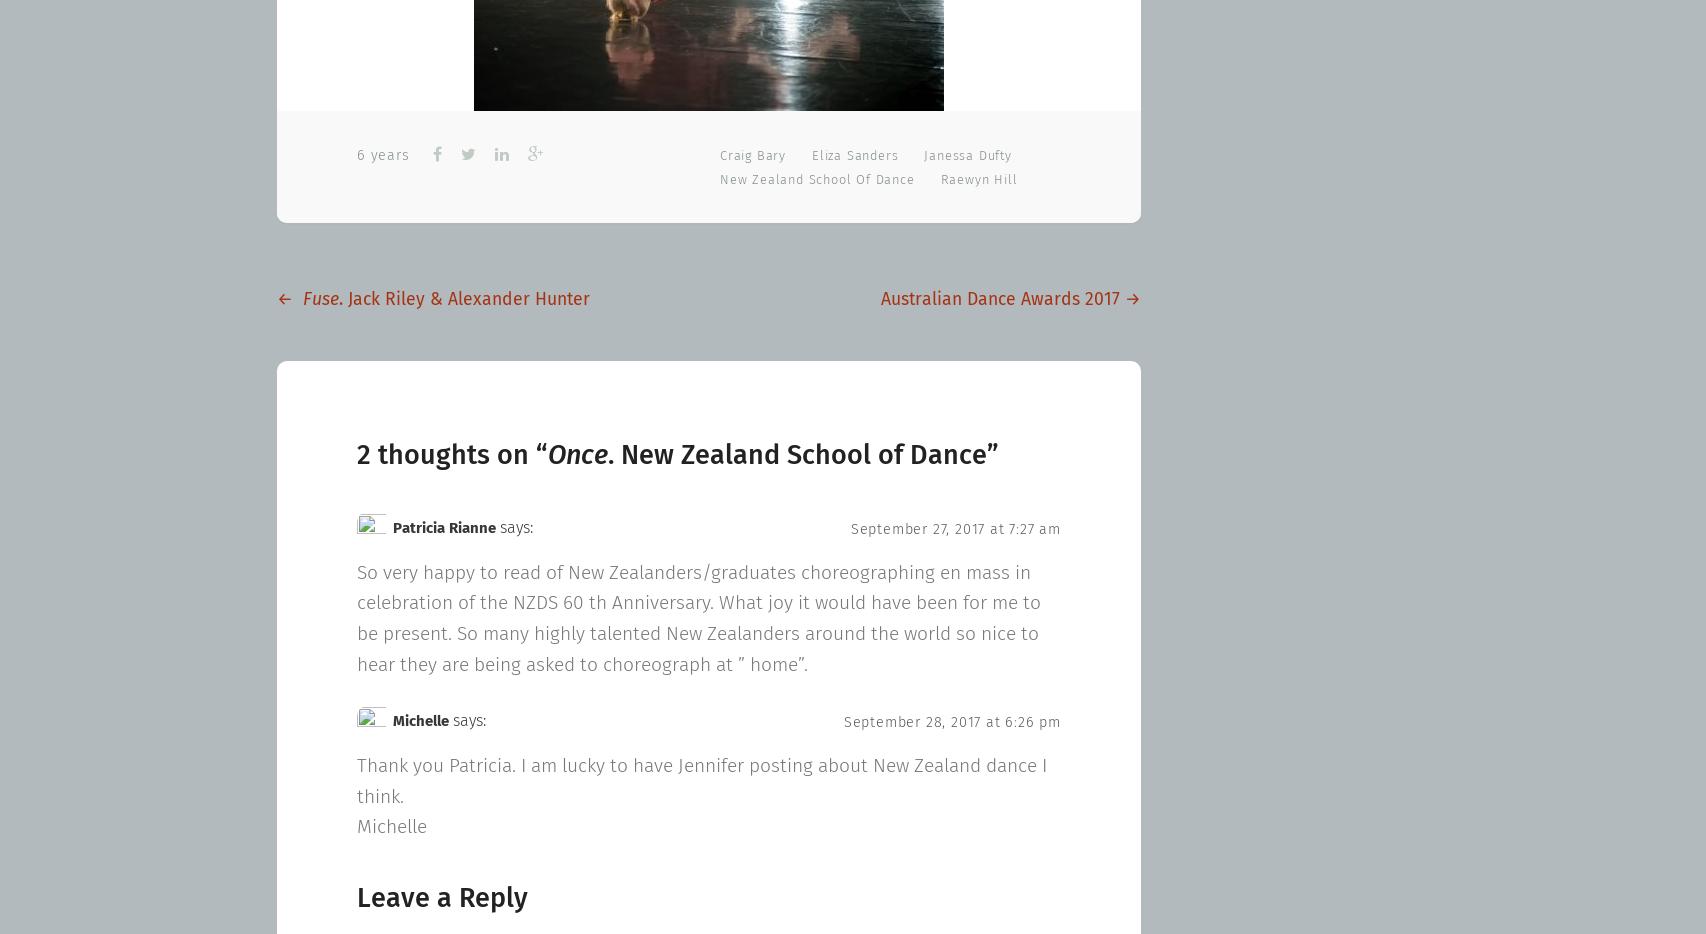 Image resolution: width=1706 pixels, height=934 pixels. I want to click on 'New Zealand School of Dance', so click(816, 179).